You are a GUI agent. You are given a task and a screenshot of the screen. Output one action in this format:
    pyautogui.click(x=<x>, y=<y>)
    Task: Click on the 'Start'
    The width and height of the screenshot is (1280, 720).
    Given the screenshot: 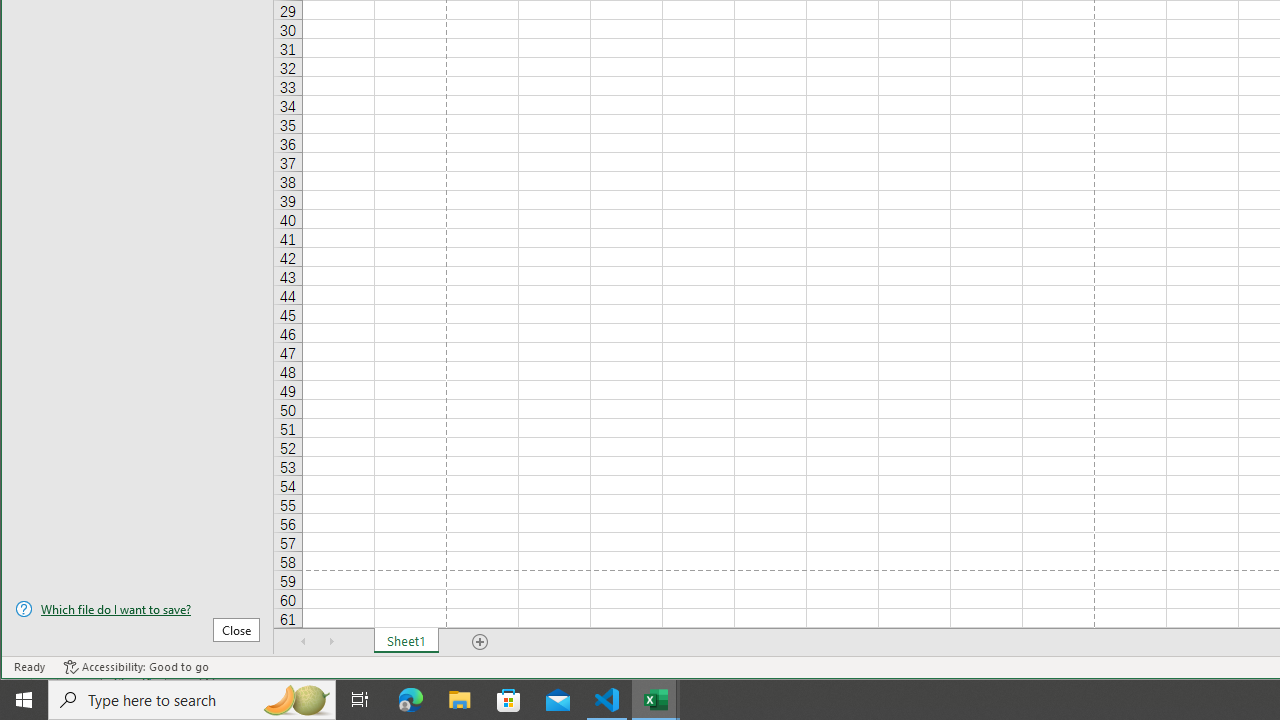 What is the action you would take?
    pyautogui.click(x=24, y=698)
    